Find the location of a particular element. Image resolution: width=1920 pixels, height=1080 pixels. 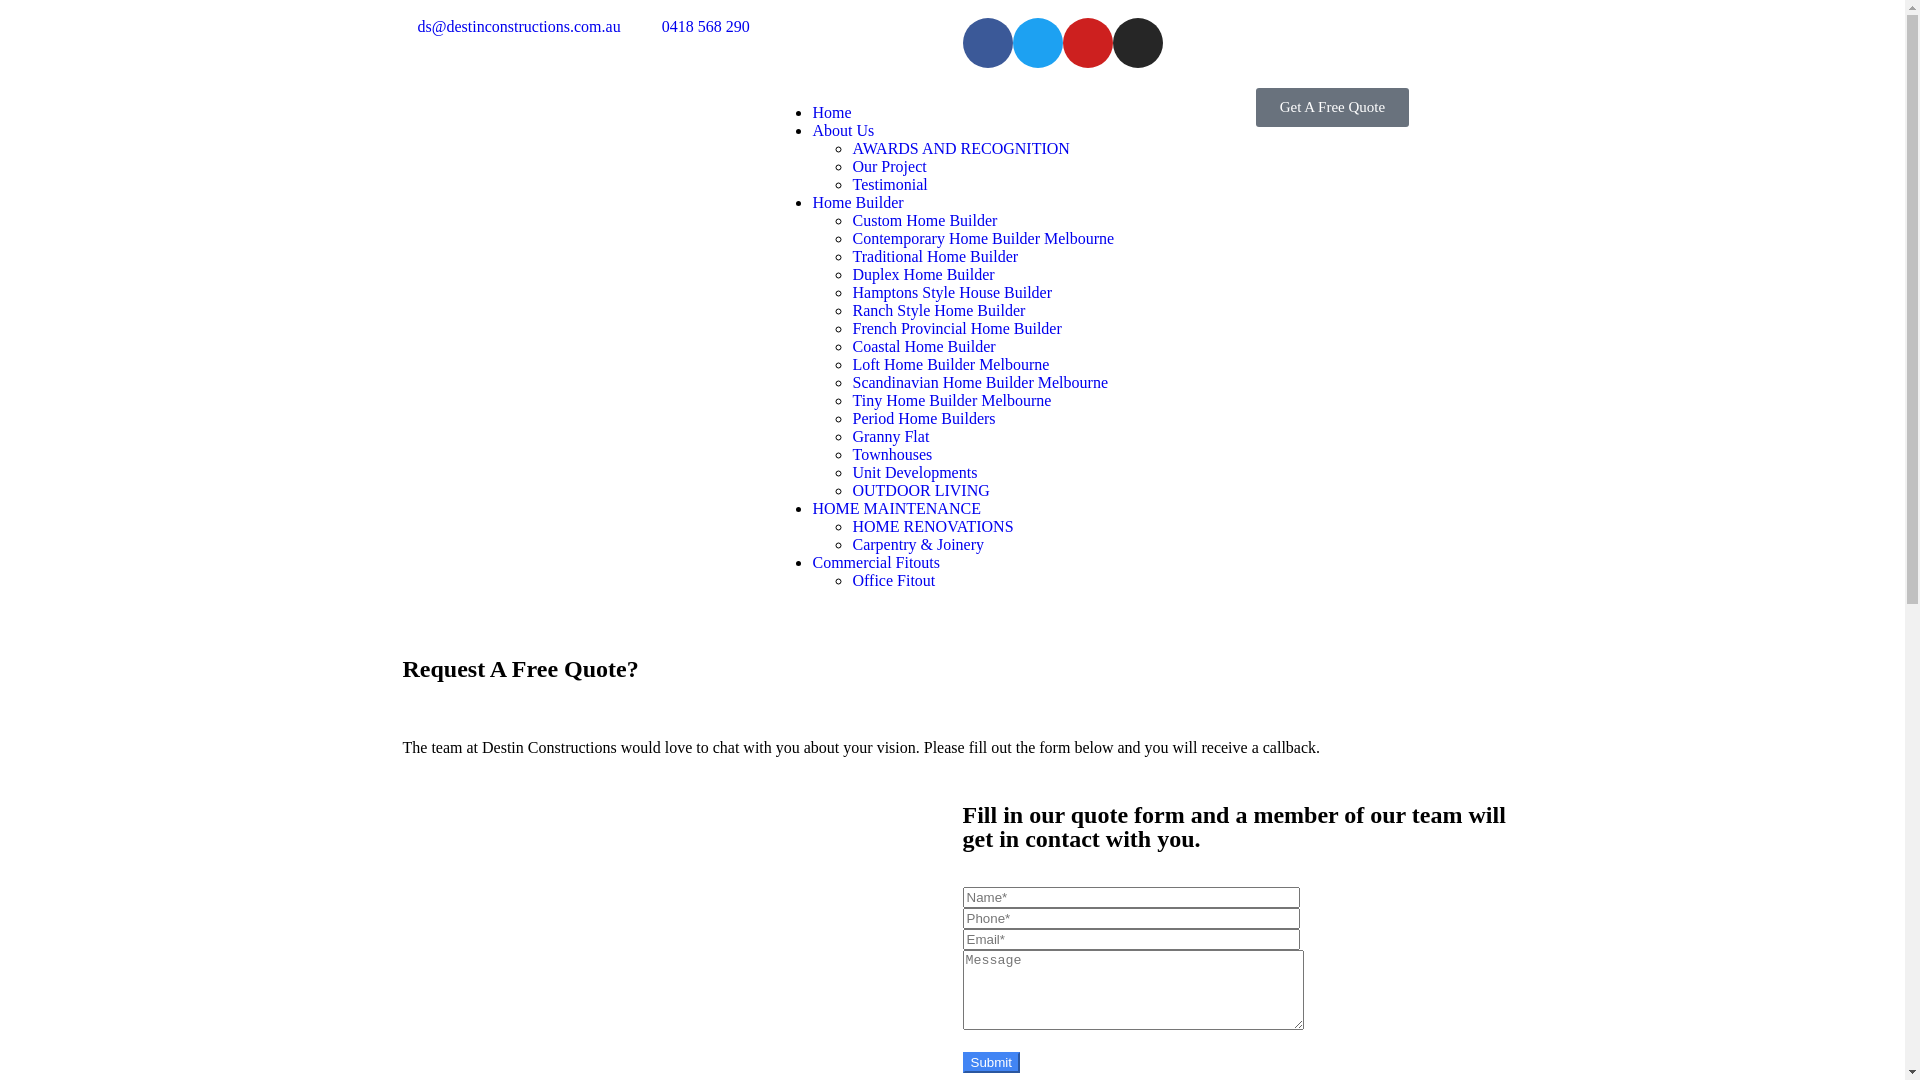

'Custom Home Builder' is located at coordinates (851, 220).